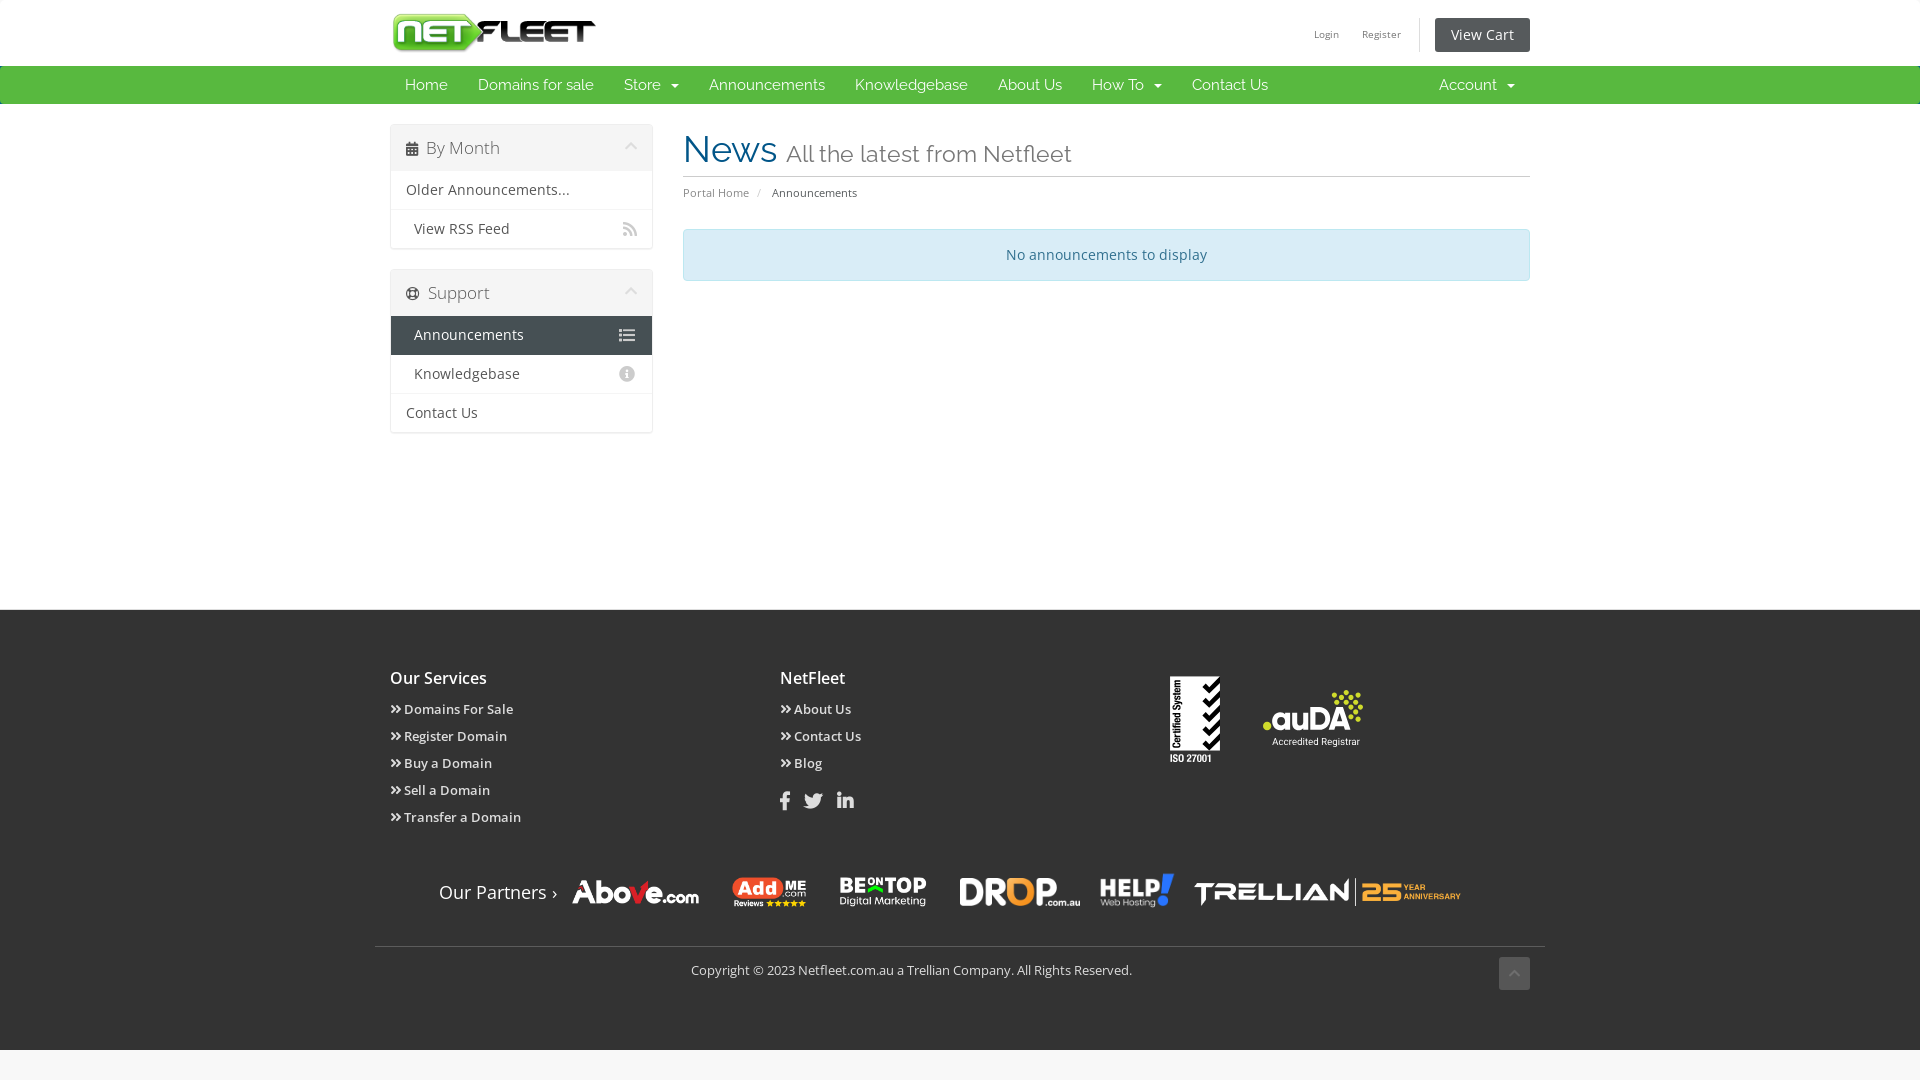  Describe the element at coordinates (447, 736) in the screenshot. I see `'Register Domain'` at that location.